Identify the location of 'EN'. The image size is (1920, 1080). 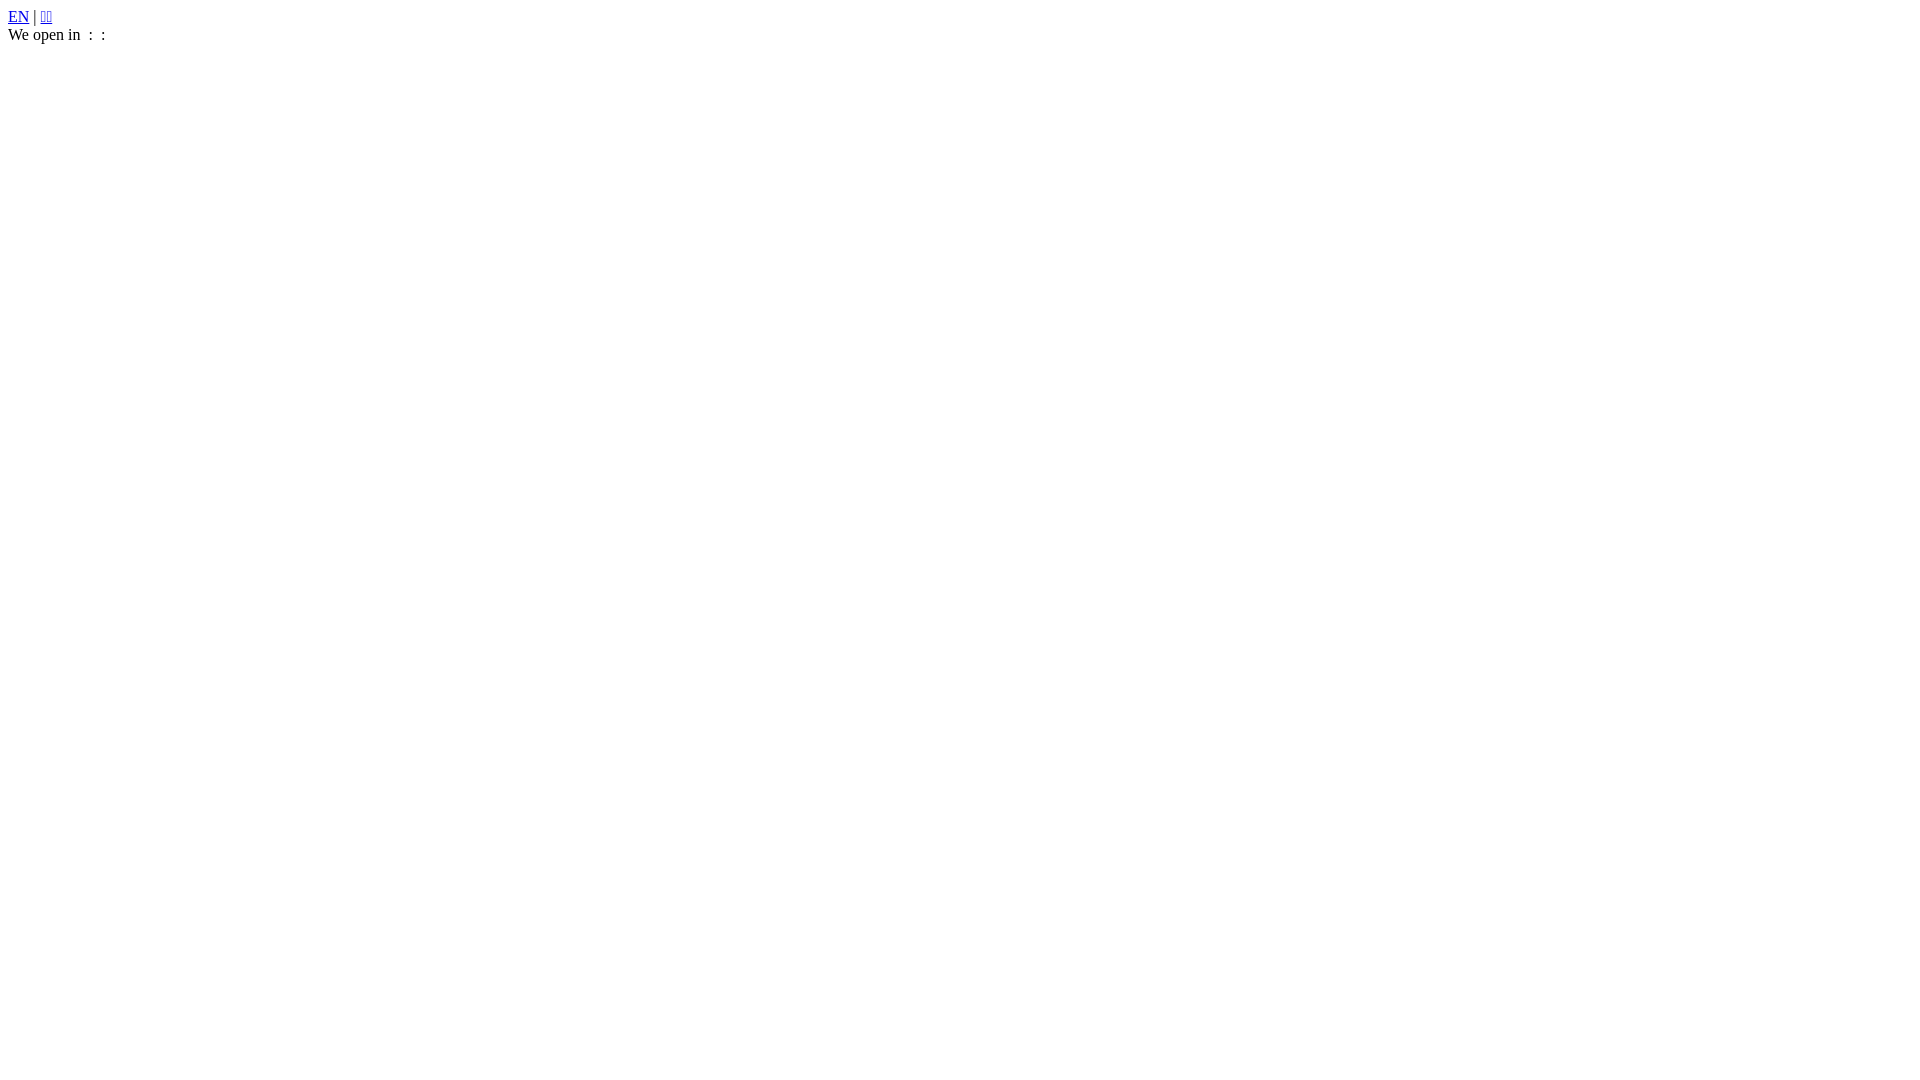
(18, 16).